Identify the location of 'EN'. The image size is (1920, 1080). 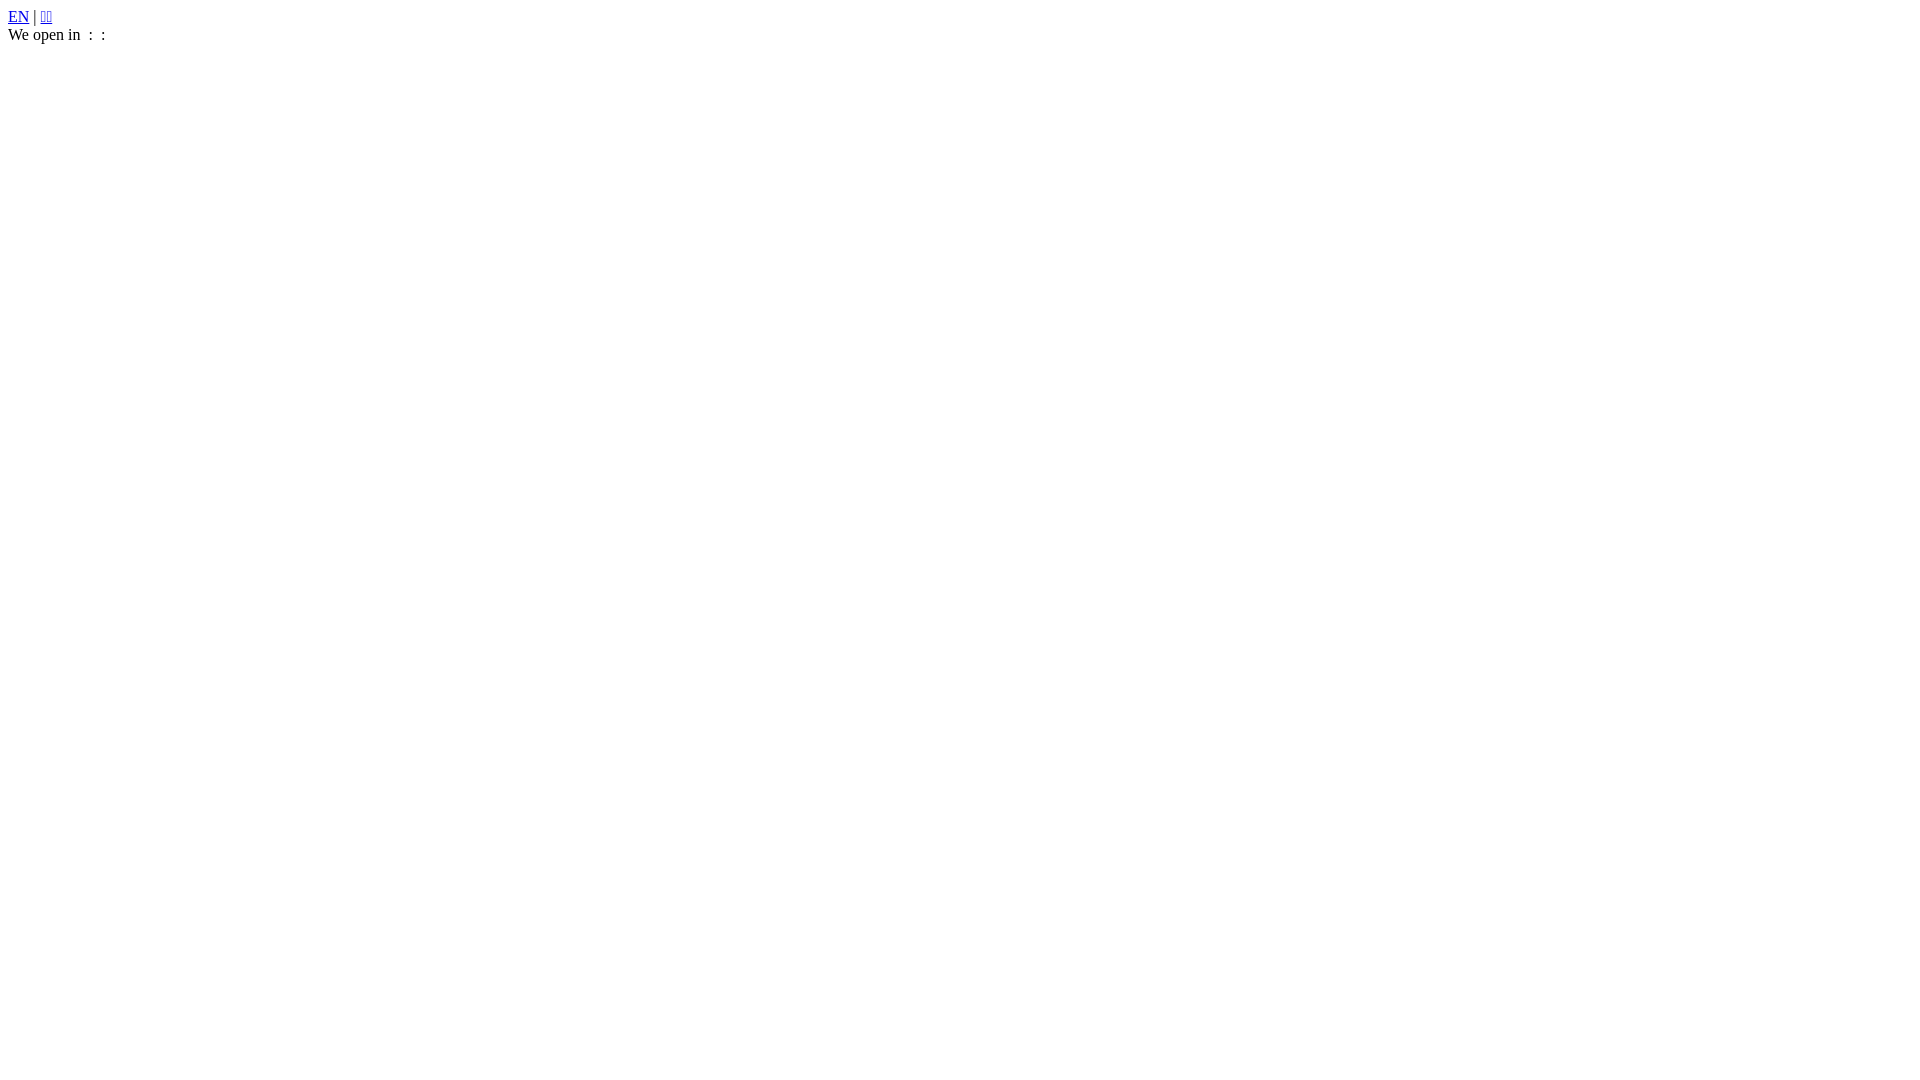
(18, 16).